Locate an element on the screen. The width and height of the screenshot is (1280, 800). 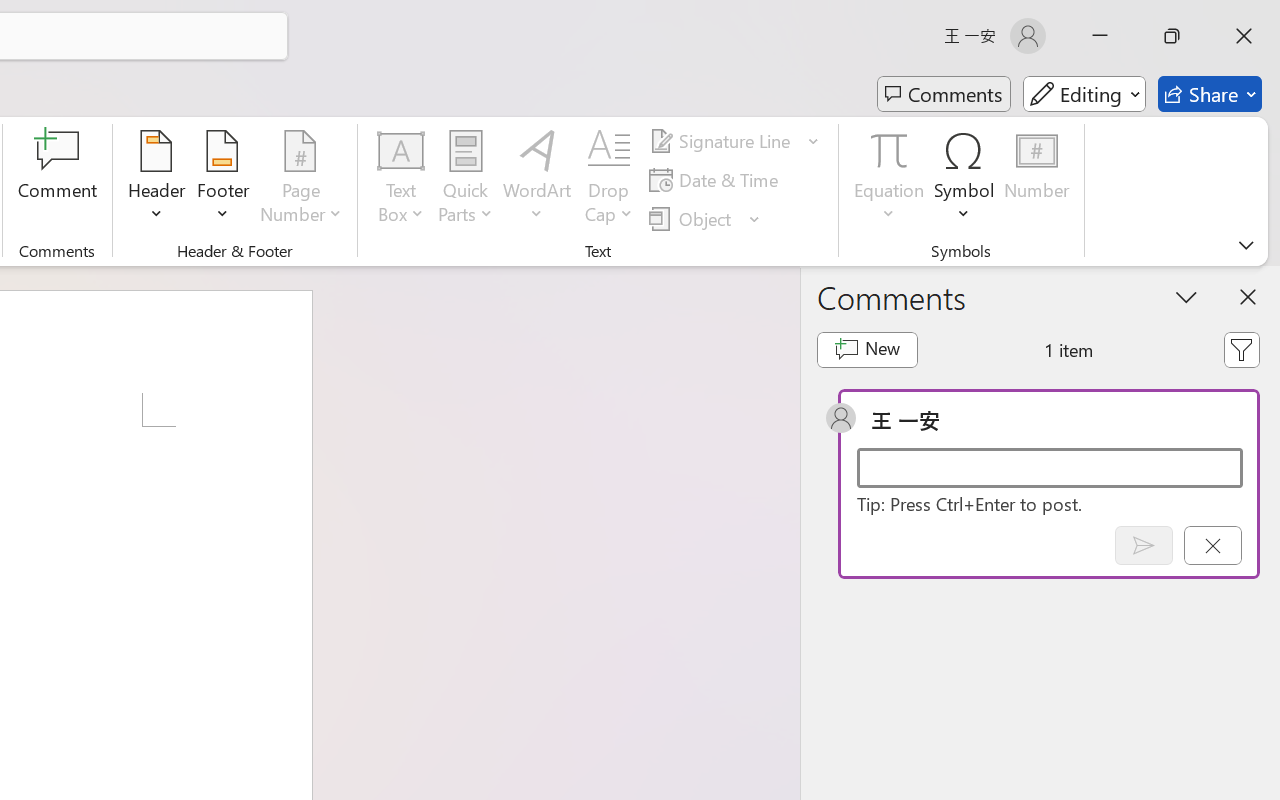
'Header' is located at coordinates (156, 179).